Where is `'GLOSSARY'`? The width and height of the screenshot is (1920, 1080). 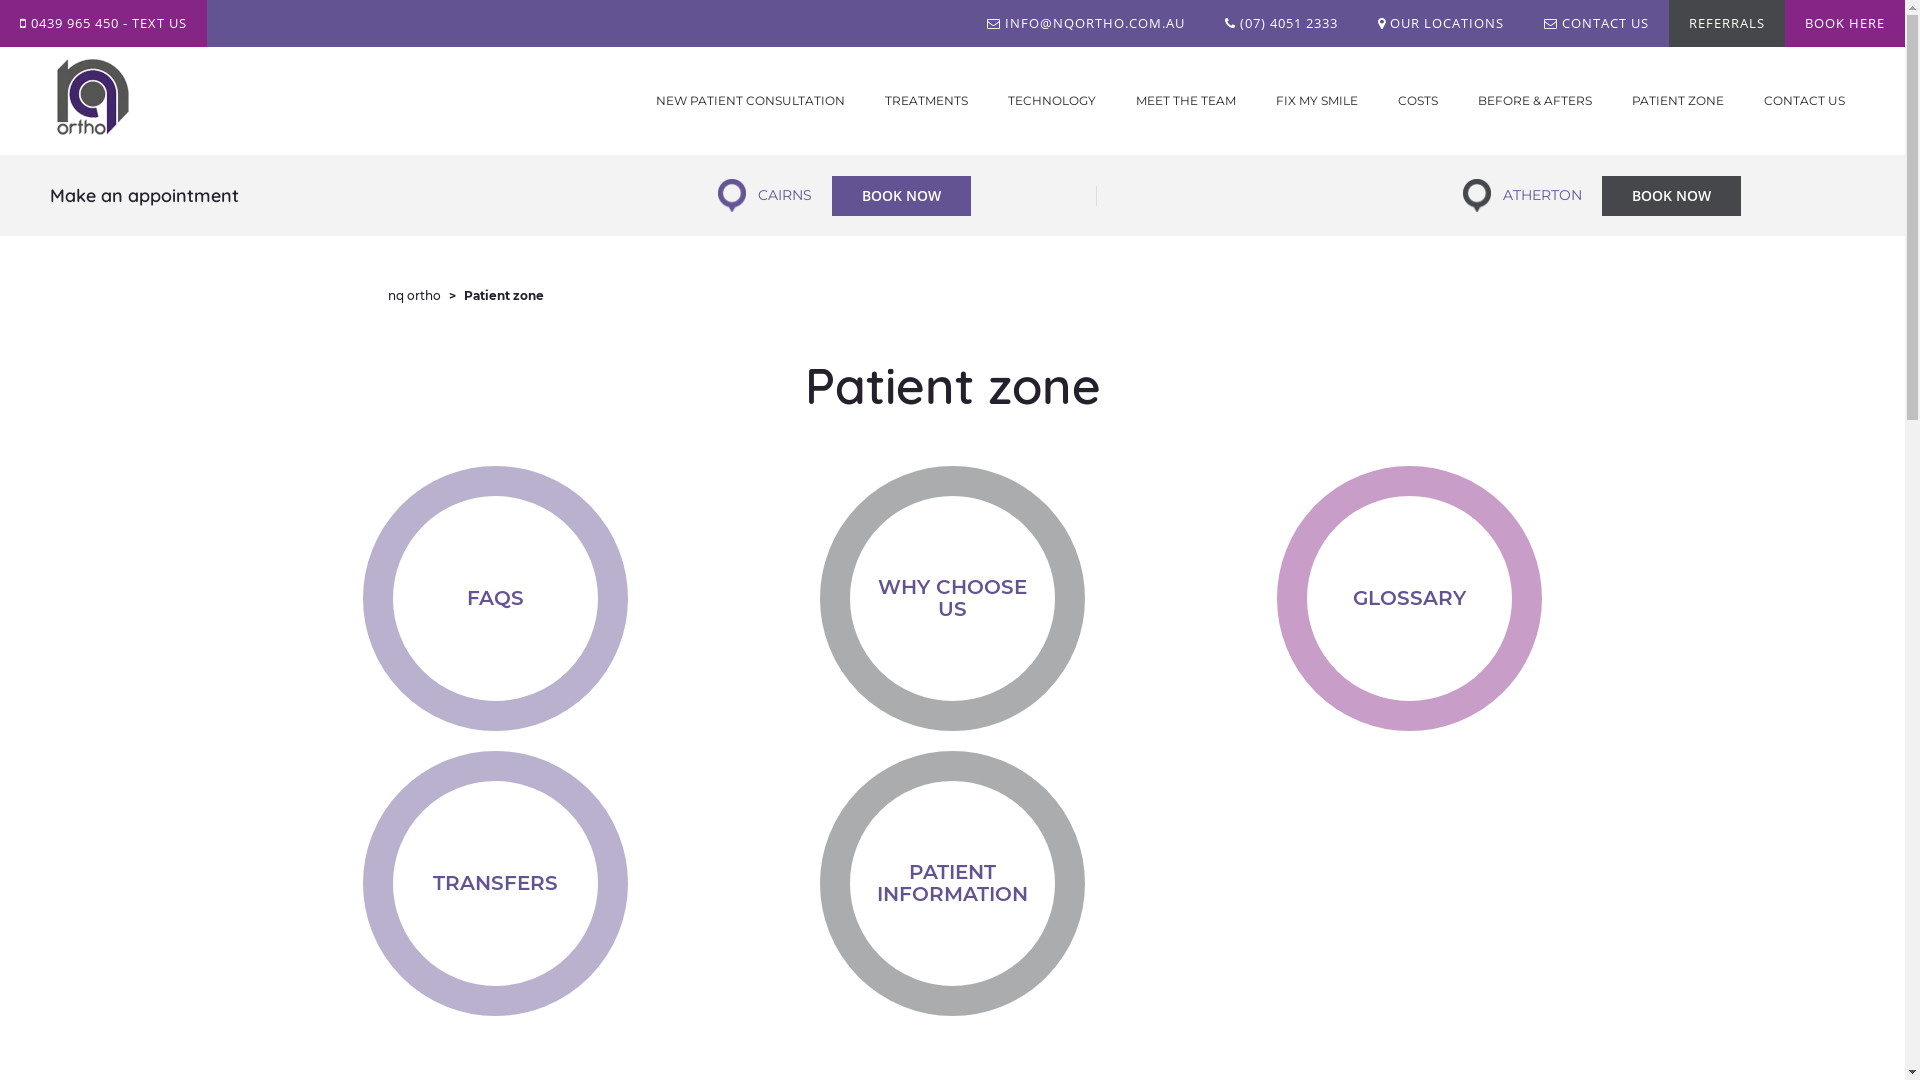 'GLOSSARY' is located at coordinates (1408, 597).